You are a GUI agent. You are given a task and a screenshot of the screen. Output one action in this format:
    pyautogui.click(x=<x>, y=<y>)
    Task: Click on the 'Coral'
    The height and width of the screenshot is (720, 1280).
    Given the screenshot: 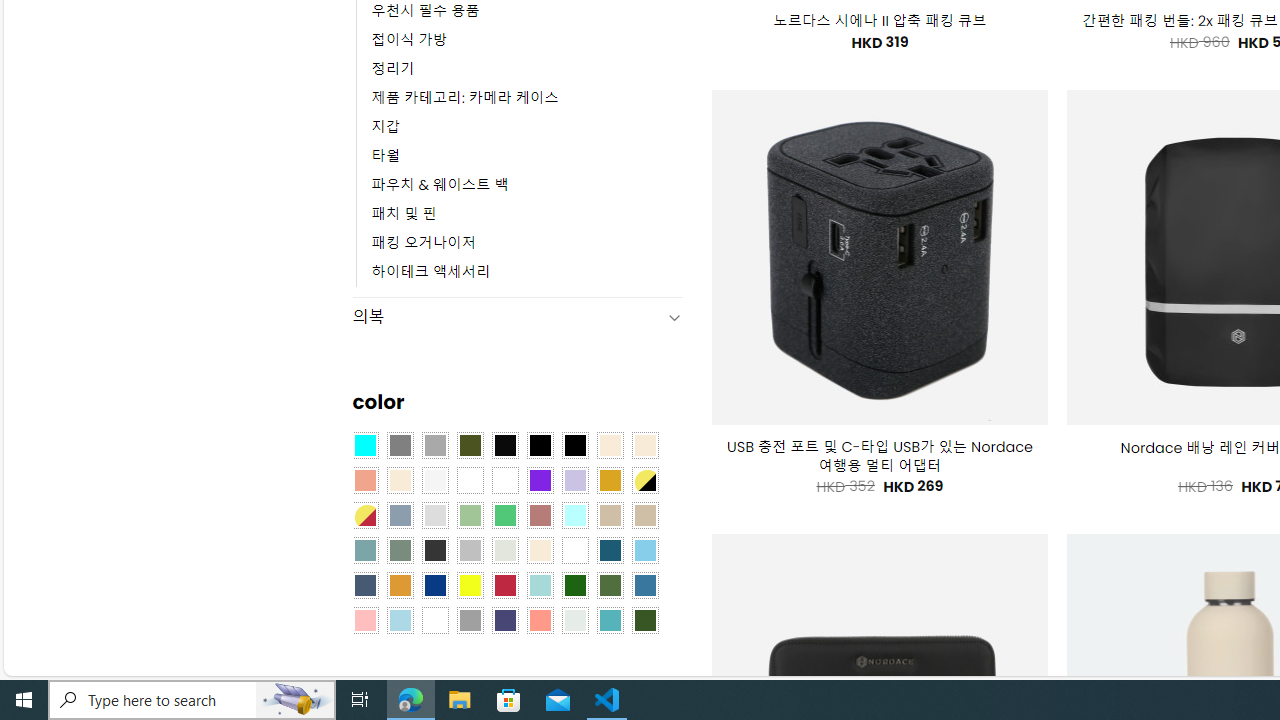 What is the action you would take?
    pyautogui.click(x=364, y=480)
    